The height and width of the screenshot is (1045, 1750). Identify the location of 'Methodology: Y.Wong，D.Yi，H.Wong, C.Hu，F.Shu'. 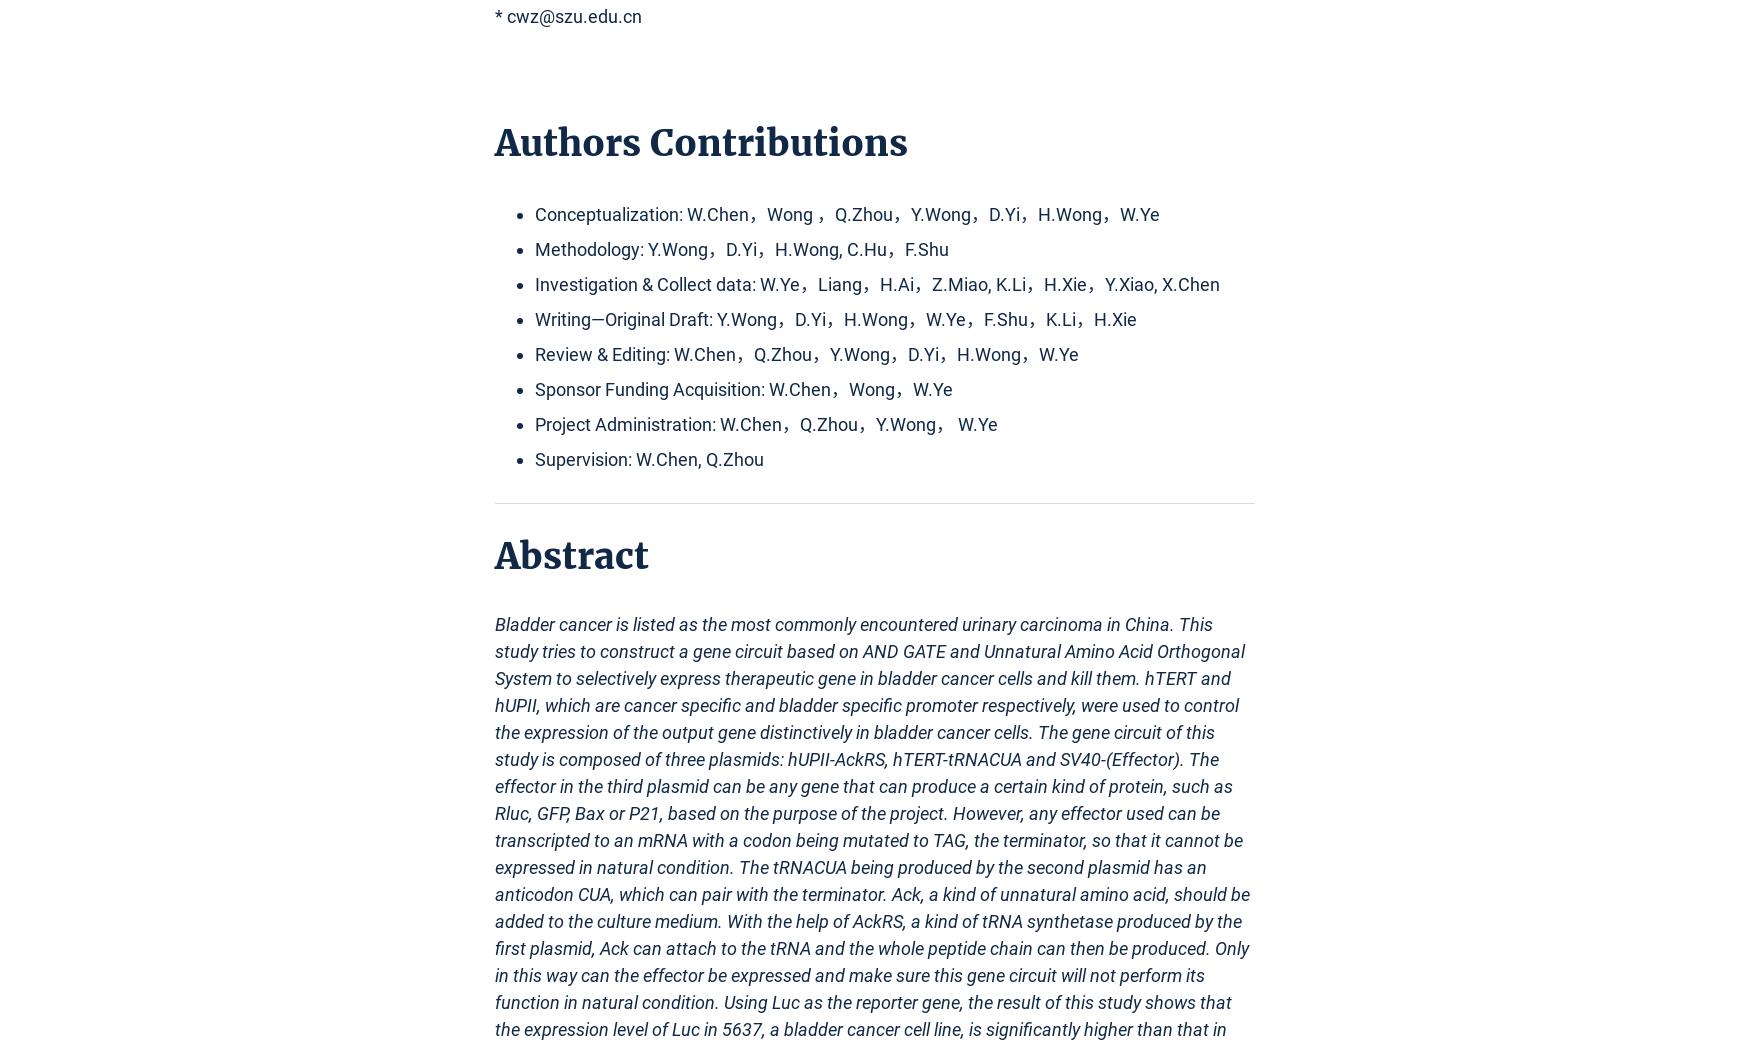
(742, 248).